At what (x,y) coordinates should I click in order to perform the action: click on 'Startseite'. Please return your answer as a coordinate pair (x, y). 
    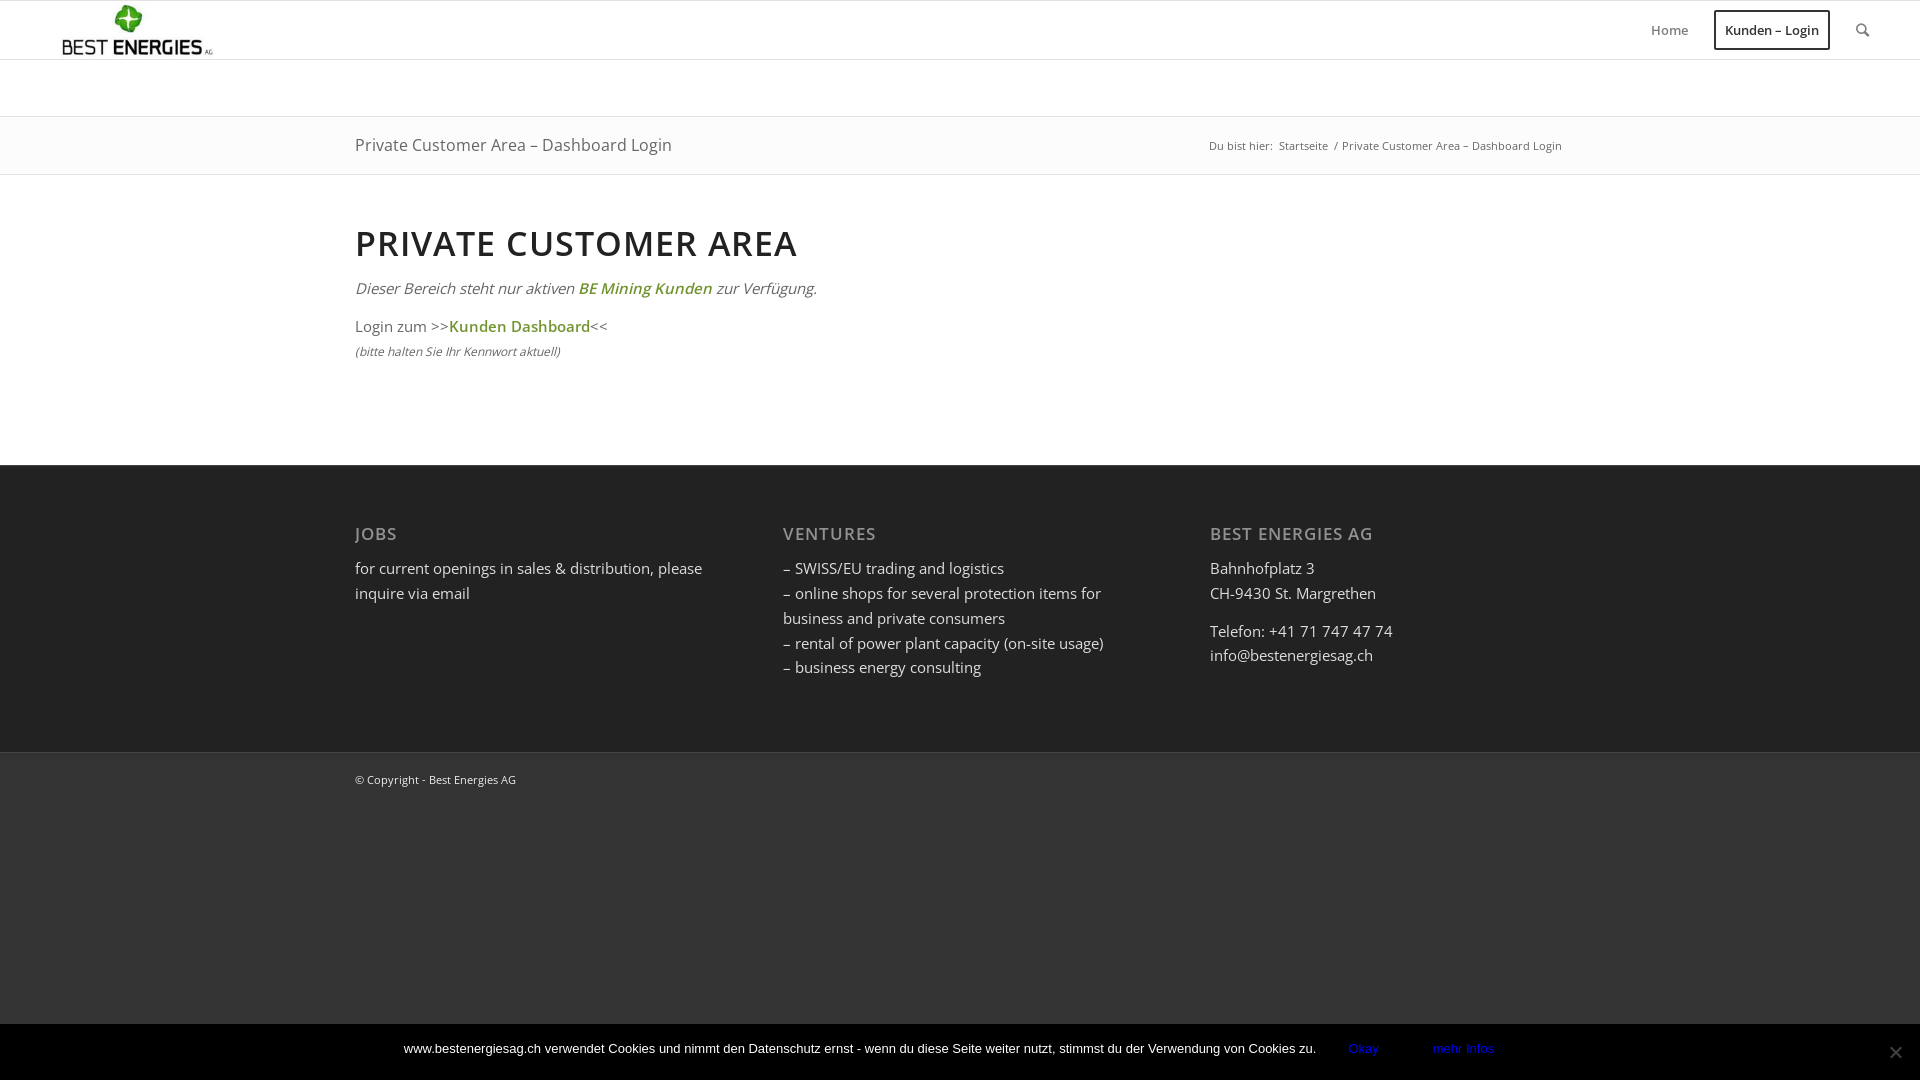
    Looking at the image, I should click on (1303, 144).